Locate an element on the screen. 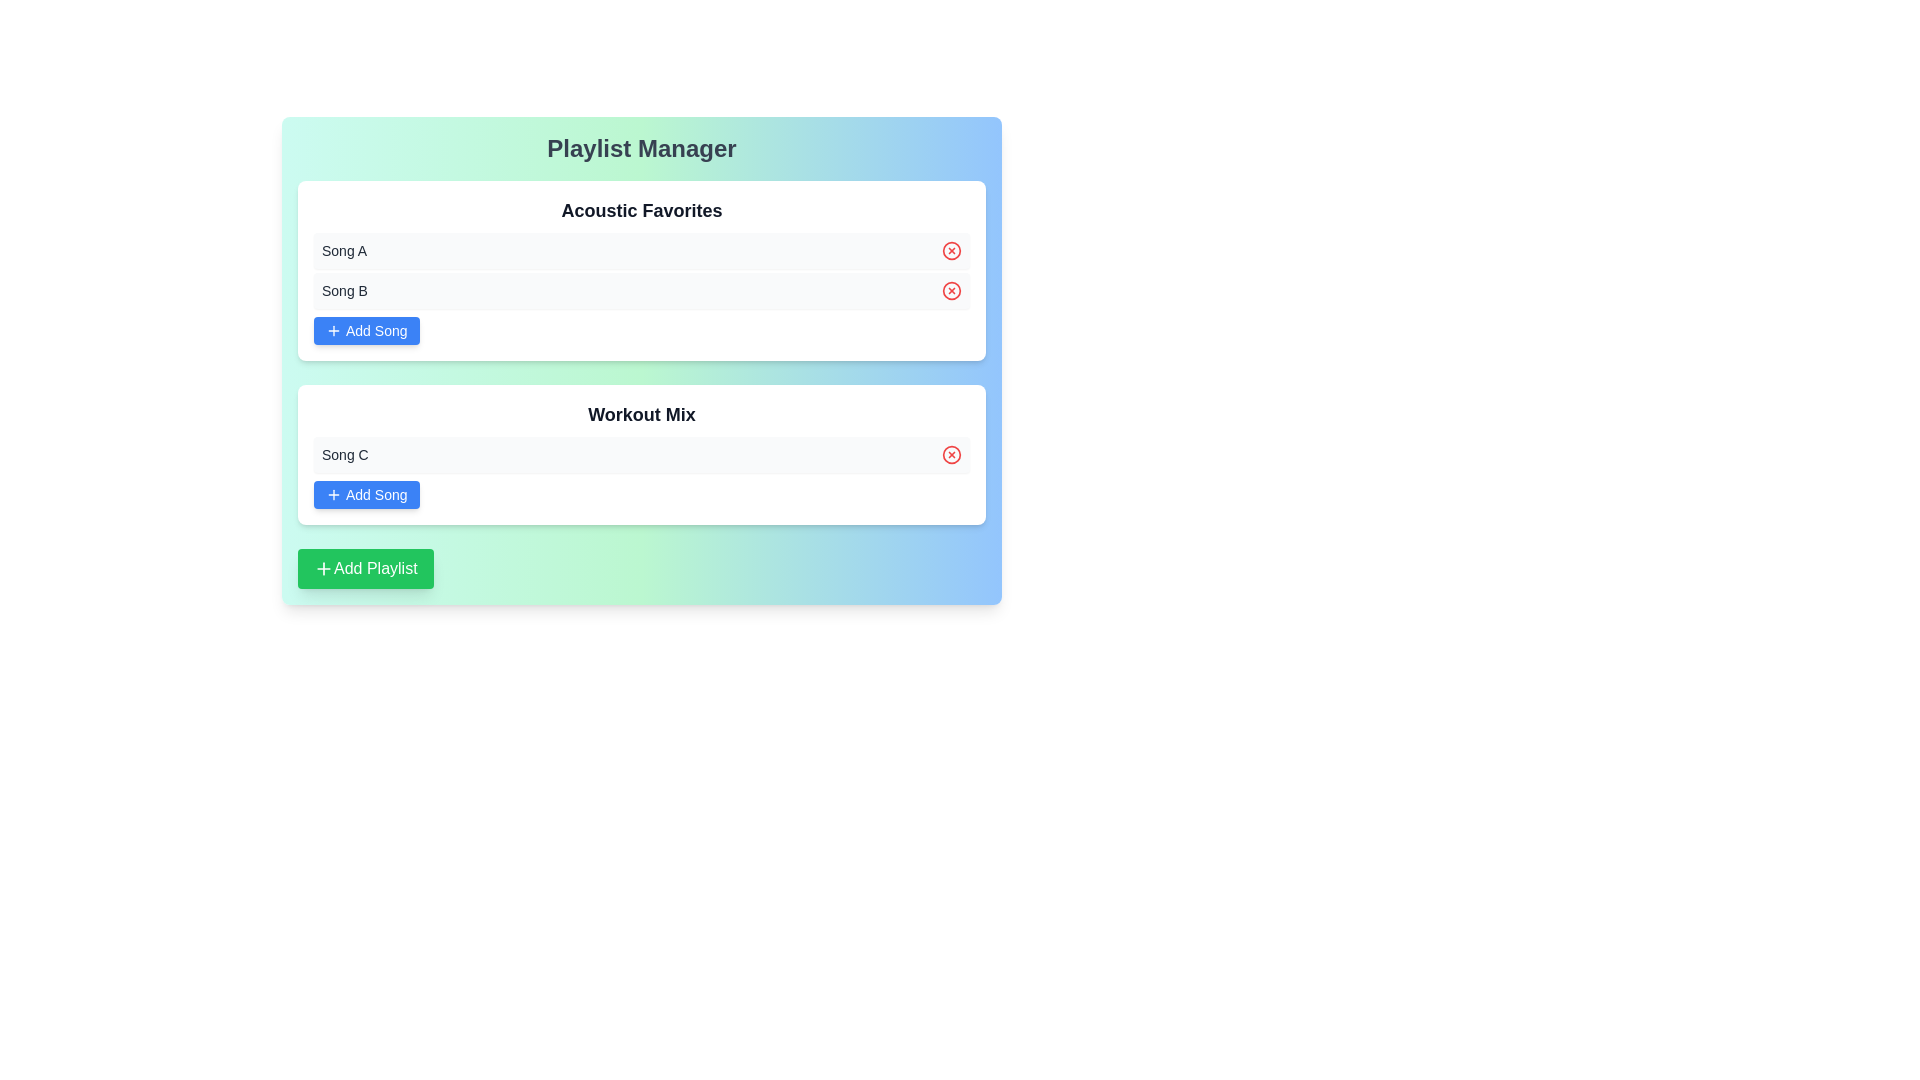  the 'Workout Mix' text label, which serves as the title of the playlist displayed within its containing card, located above 'Song C' and the 'Add Song' button is located at coordinates (642, 414).